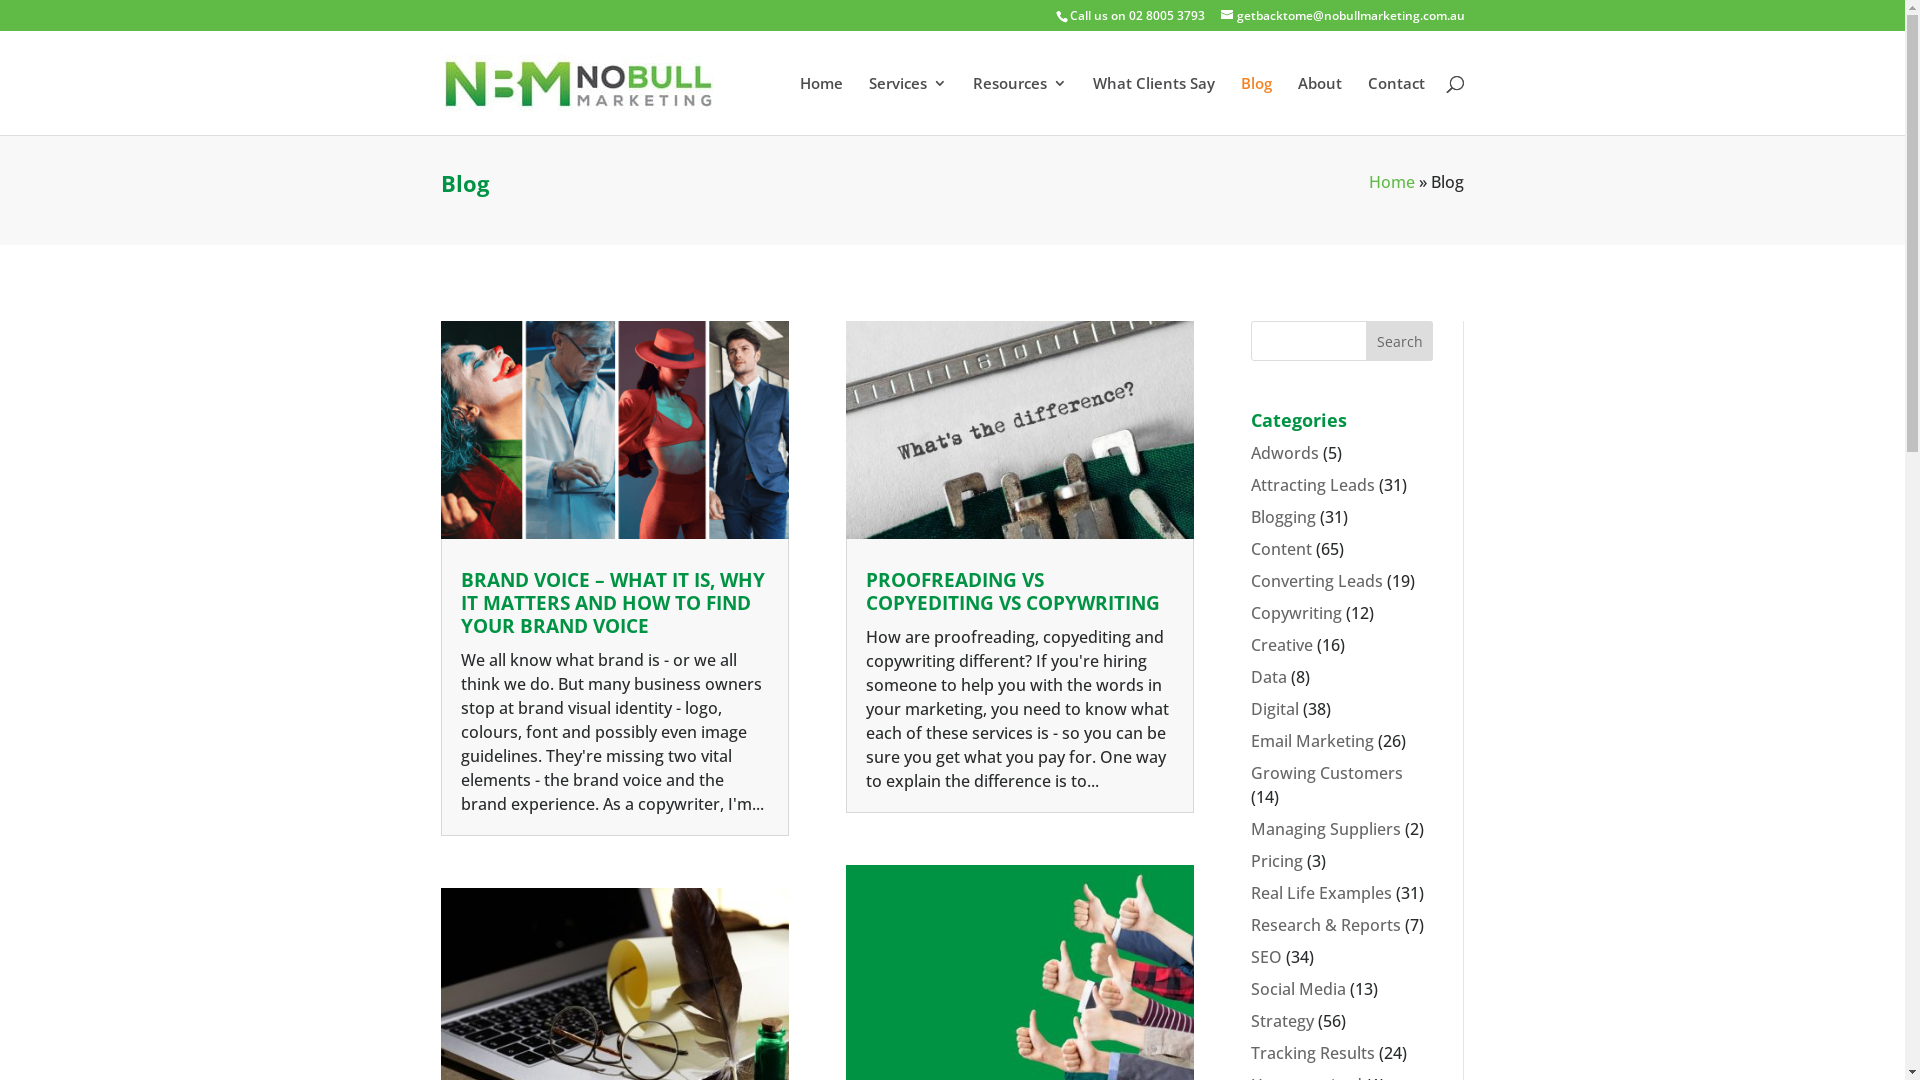  Describe the element at coordinates (1281, 548) in the screenshot. I see `'Content'` at that location.